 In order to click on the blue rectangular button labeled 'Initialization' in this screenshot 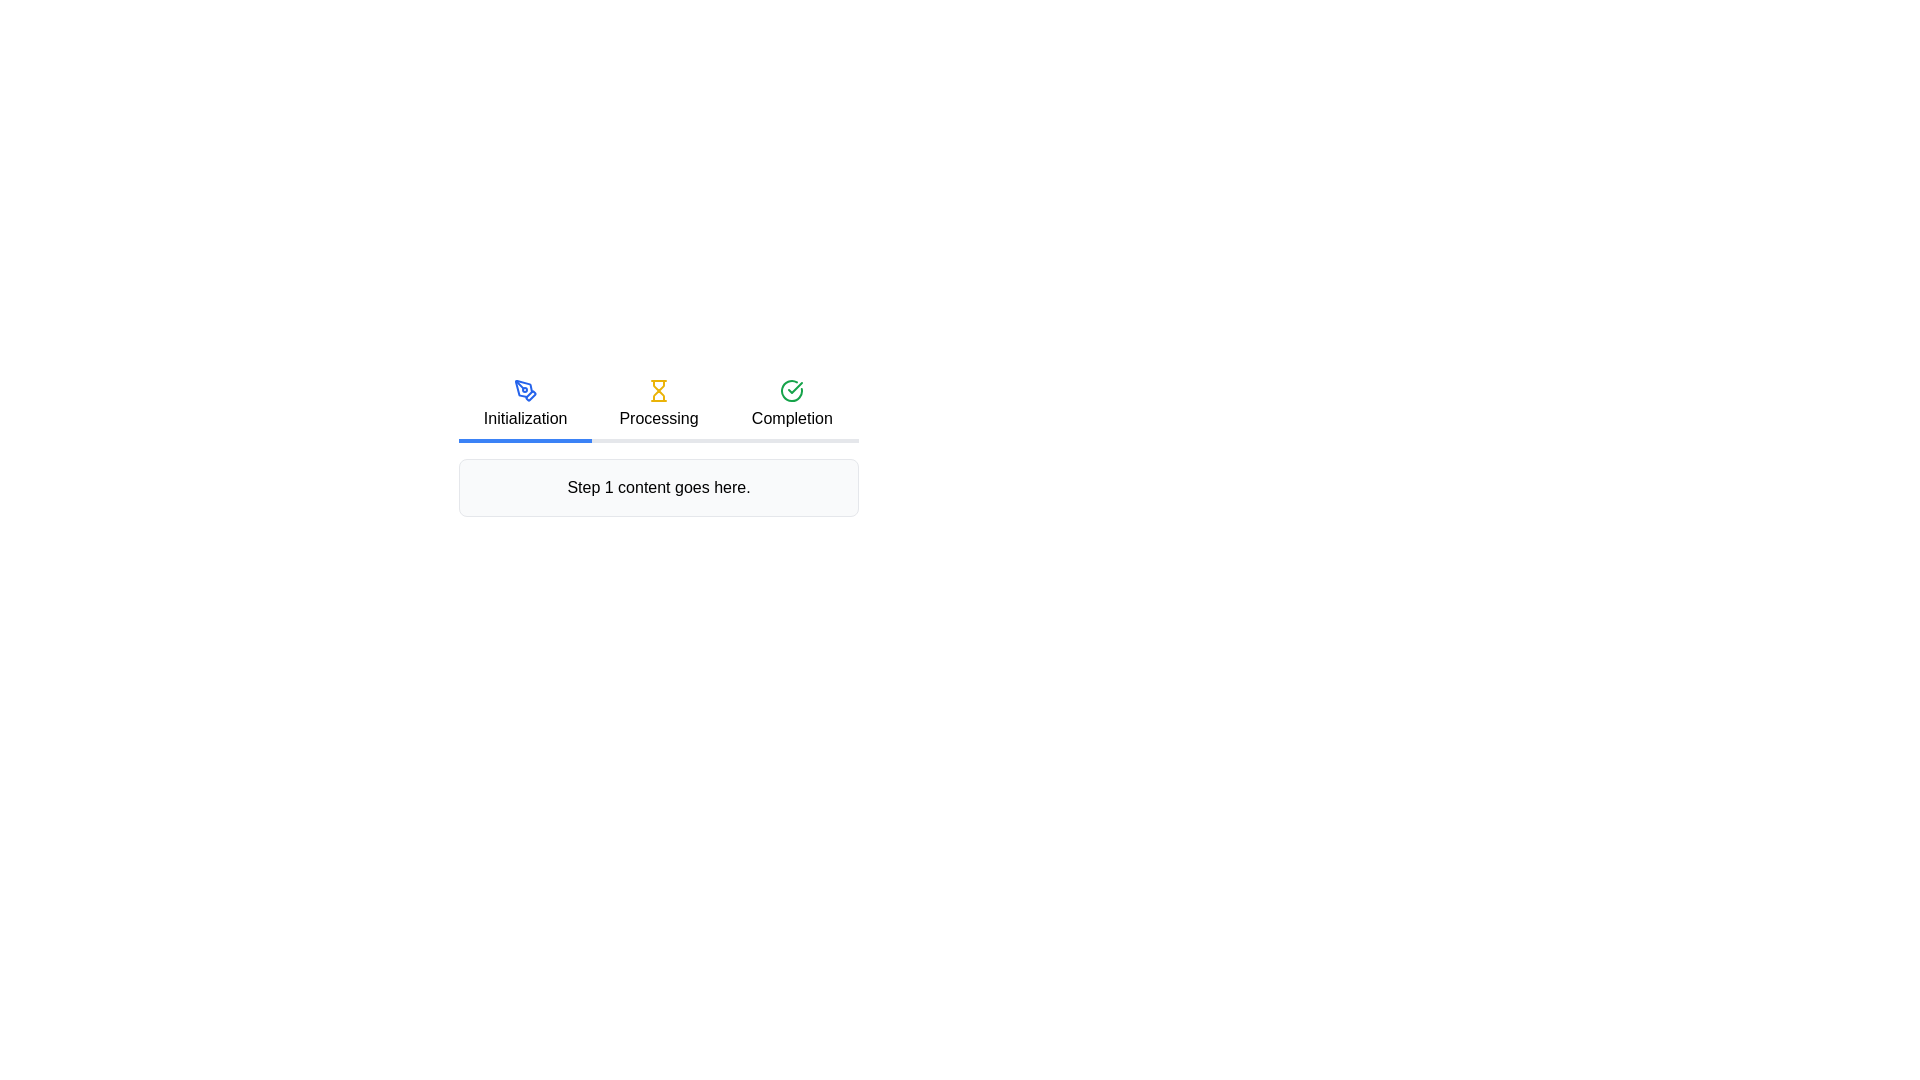, I will do `click(525, 406)`.